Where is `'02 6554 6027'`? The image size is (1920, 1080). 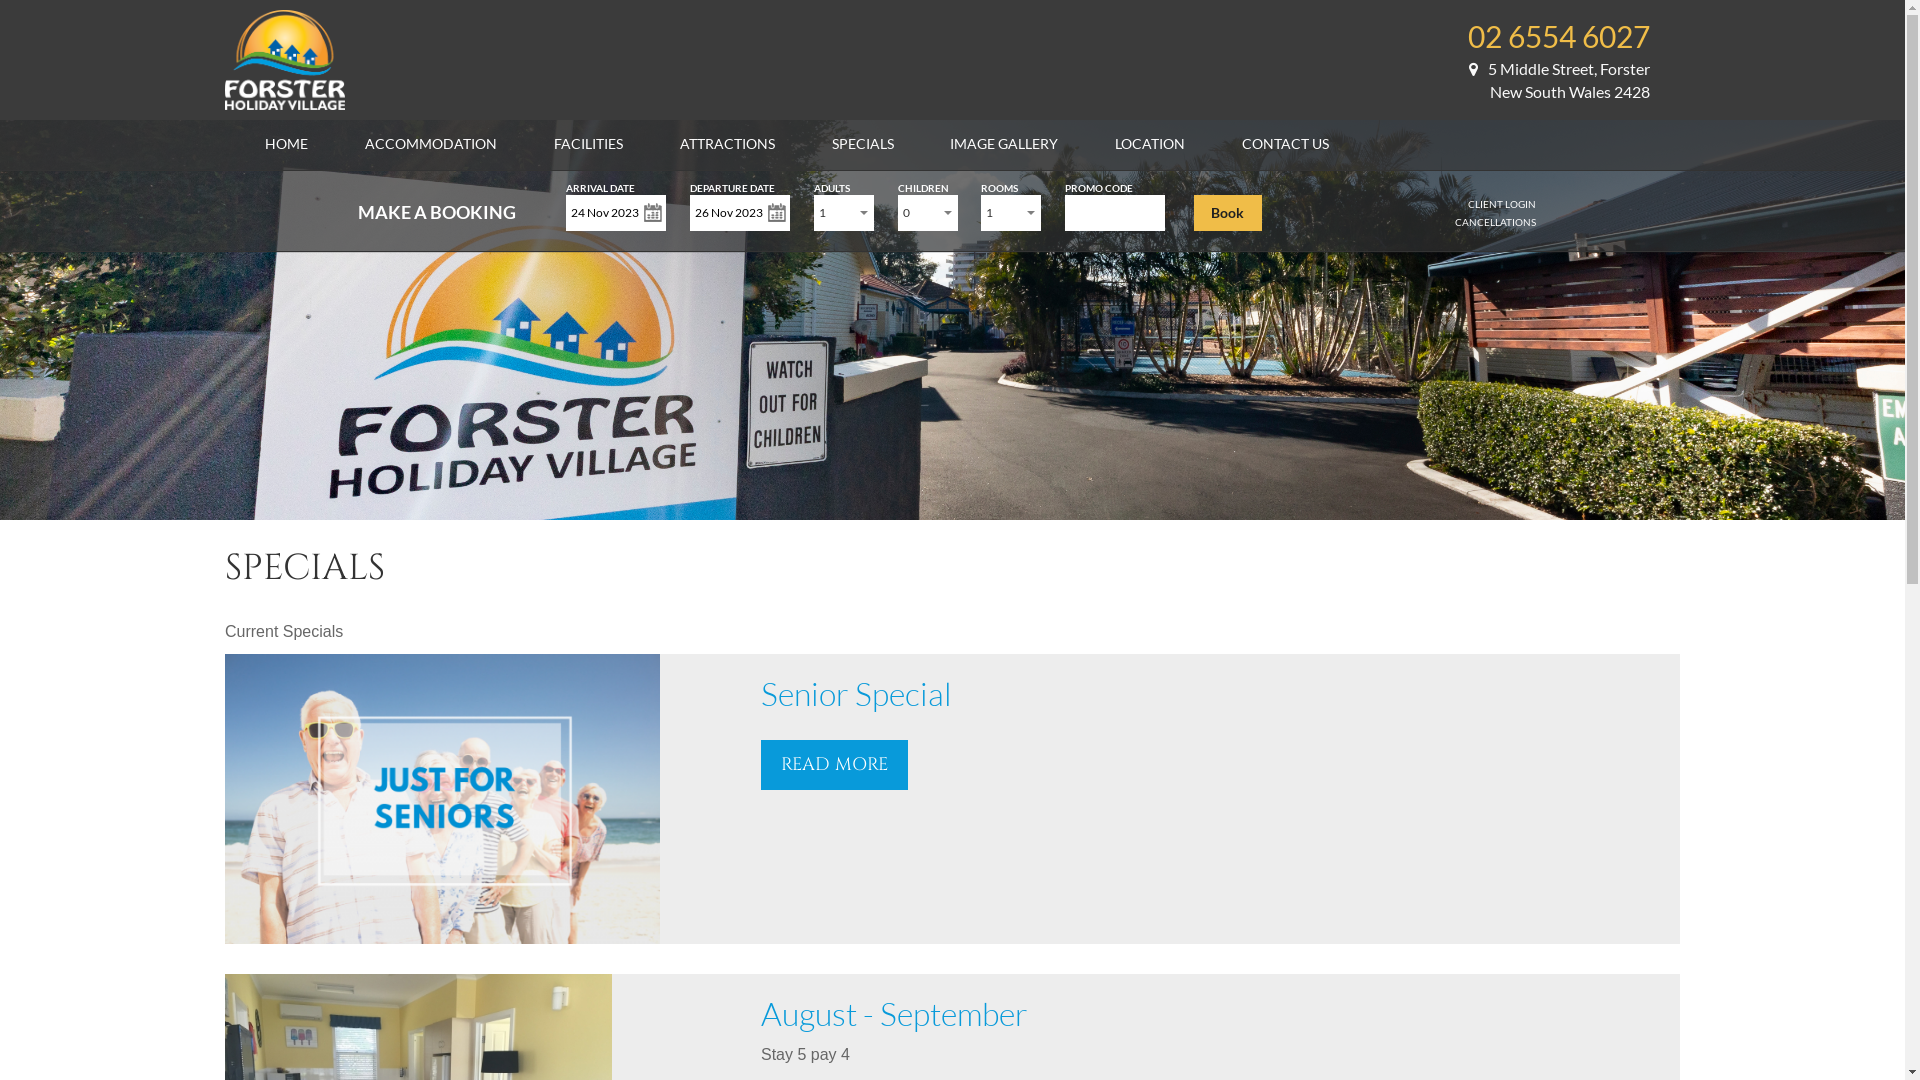
'02 6554 6027' is located at coordinates (1468, 35).